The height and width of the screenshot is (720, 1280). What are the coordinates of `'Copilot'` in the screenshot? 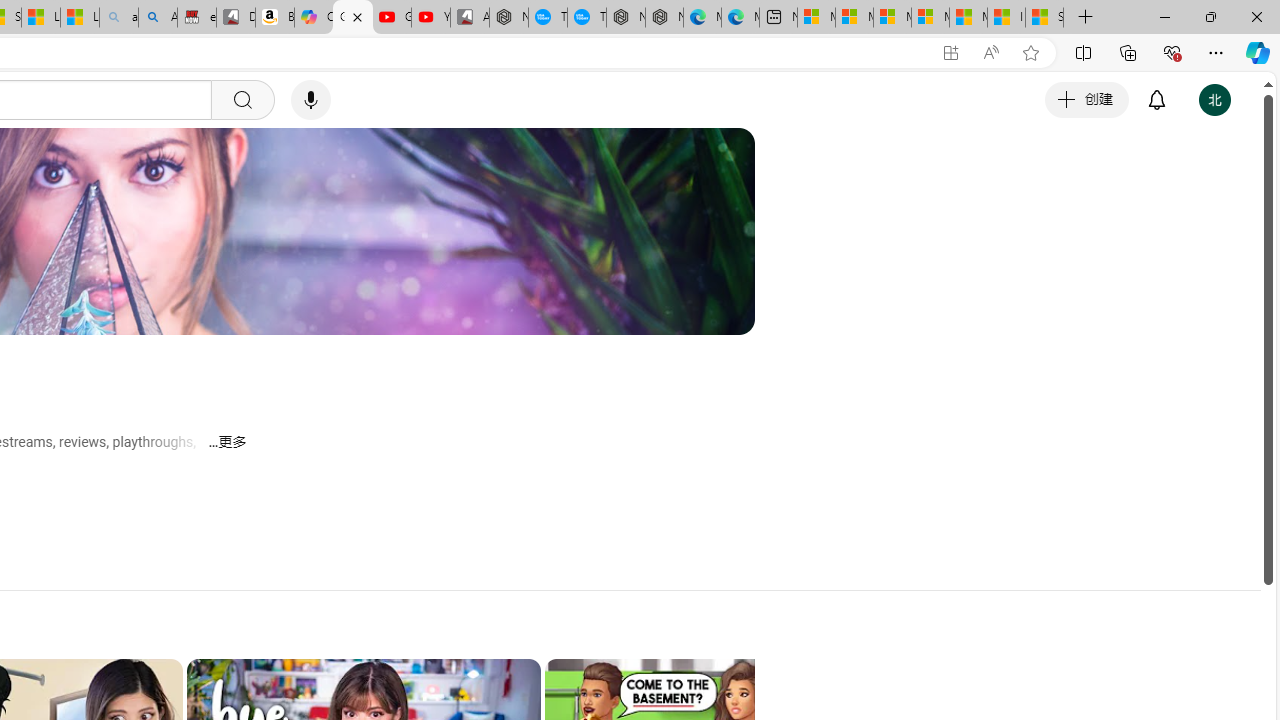 It's located at (312, 17).